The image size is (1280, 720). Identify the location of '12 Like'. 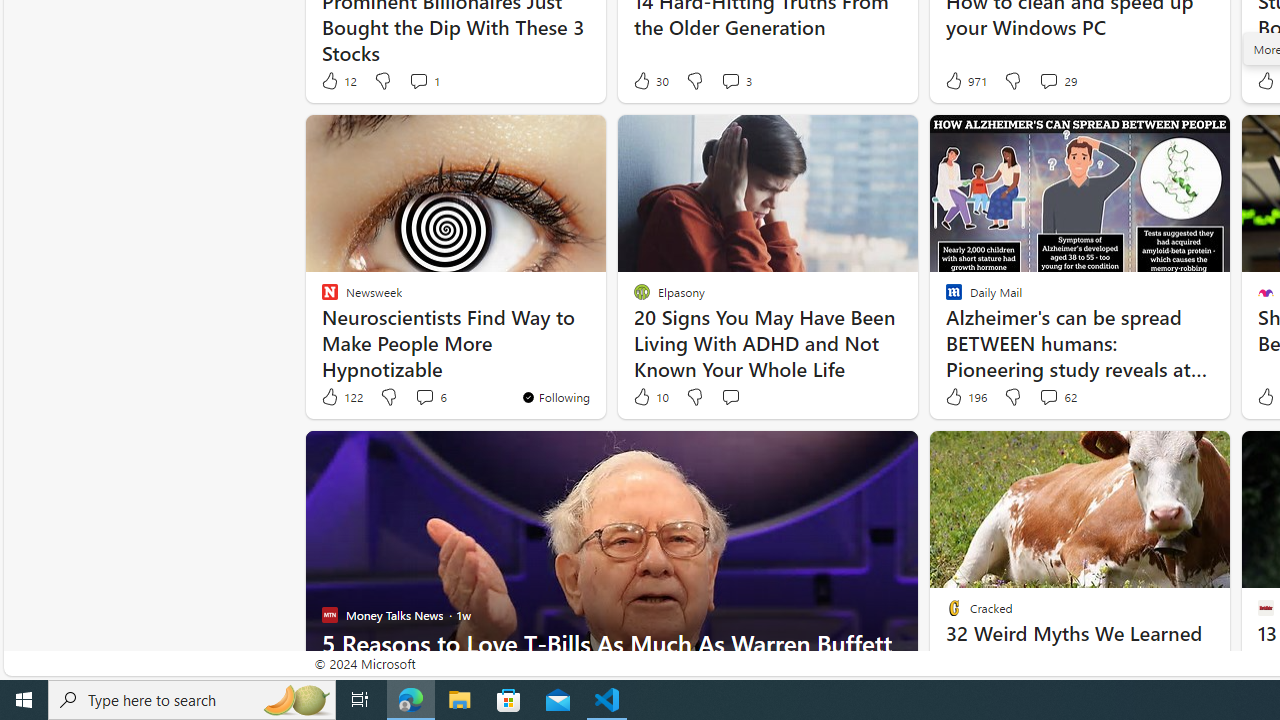
(337, 80).